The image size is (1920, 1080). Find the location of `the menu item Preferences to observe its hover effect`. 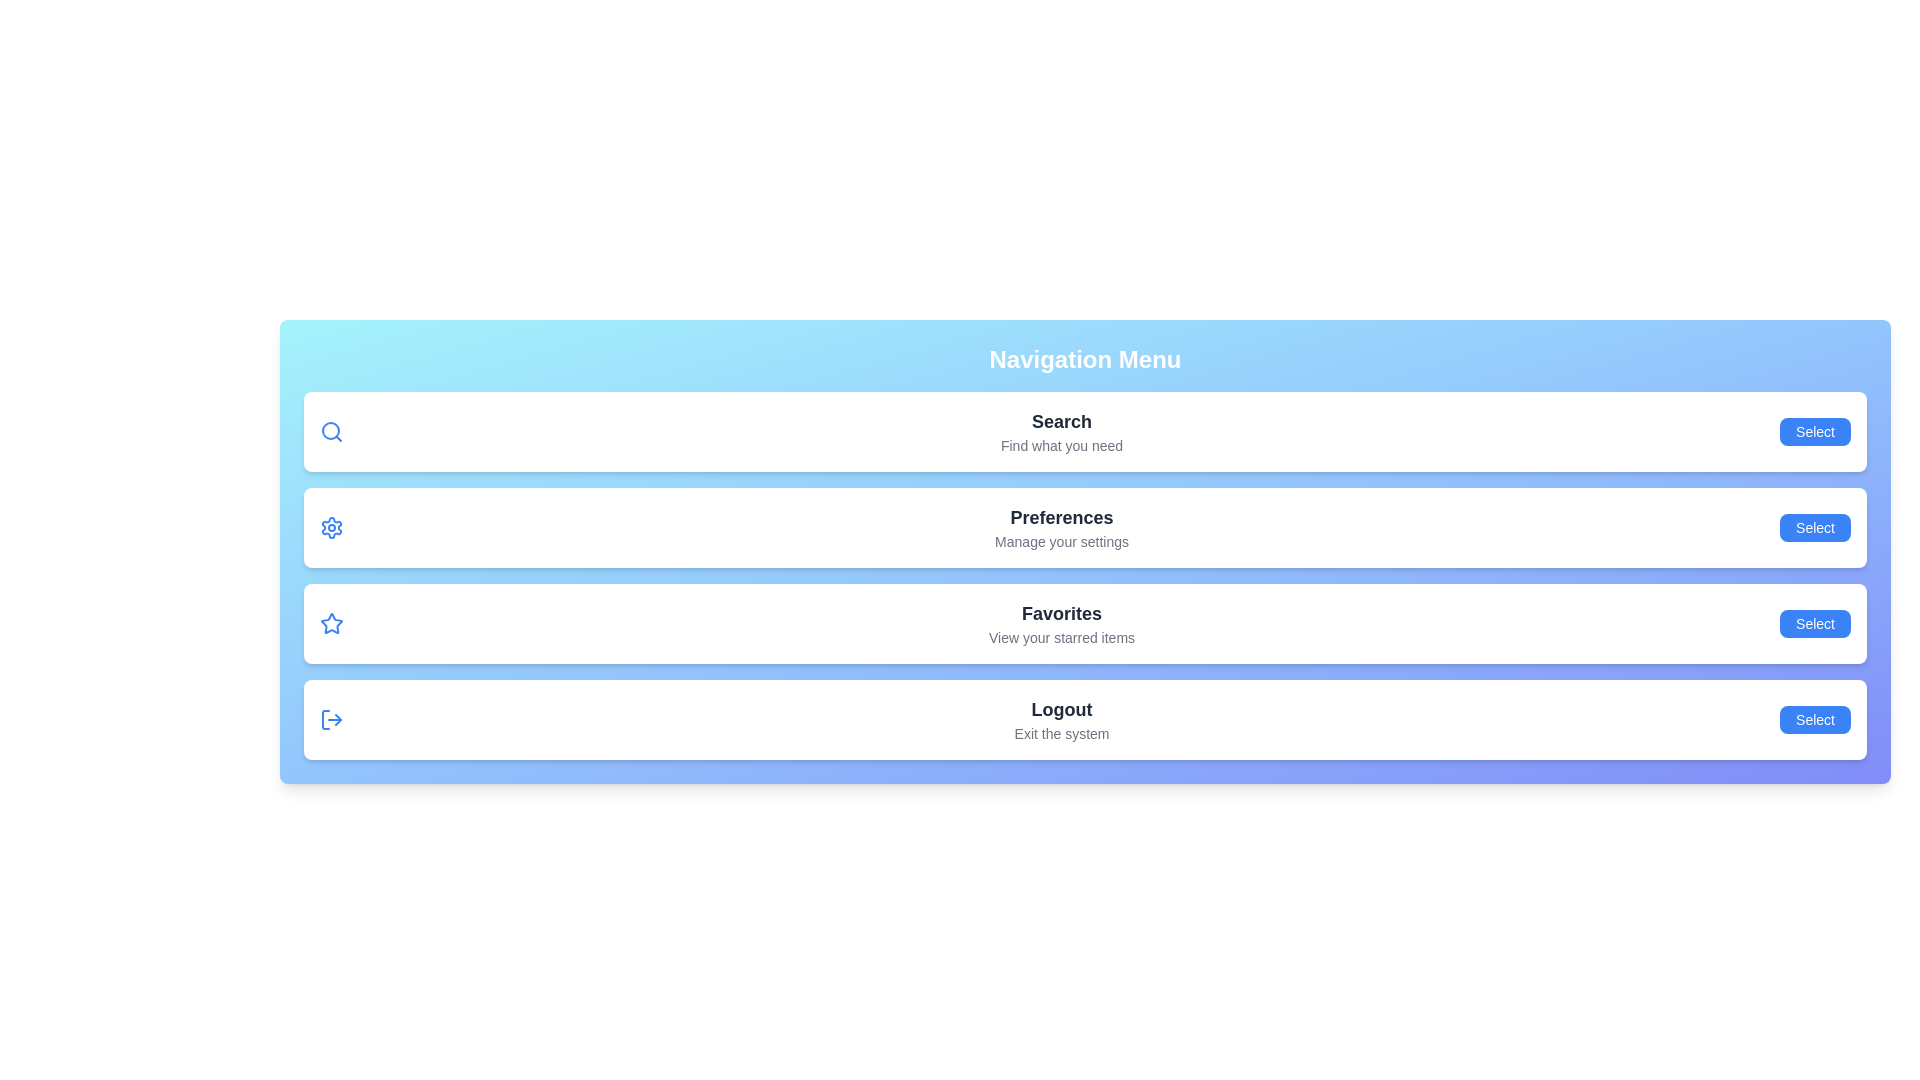

the menu item Preferences to observe its hover effect is located at coordinates (1084, 527).